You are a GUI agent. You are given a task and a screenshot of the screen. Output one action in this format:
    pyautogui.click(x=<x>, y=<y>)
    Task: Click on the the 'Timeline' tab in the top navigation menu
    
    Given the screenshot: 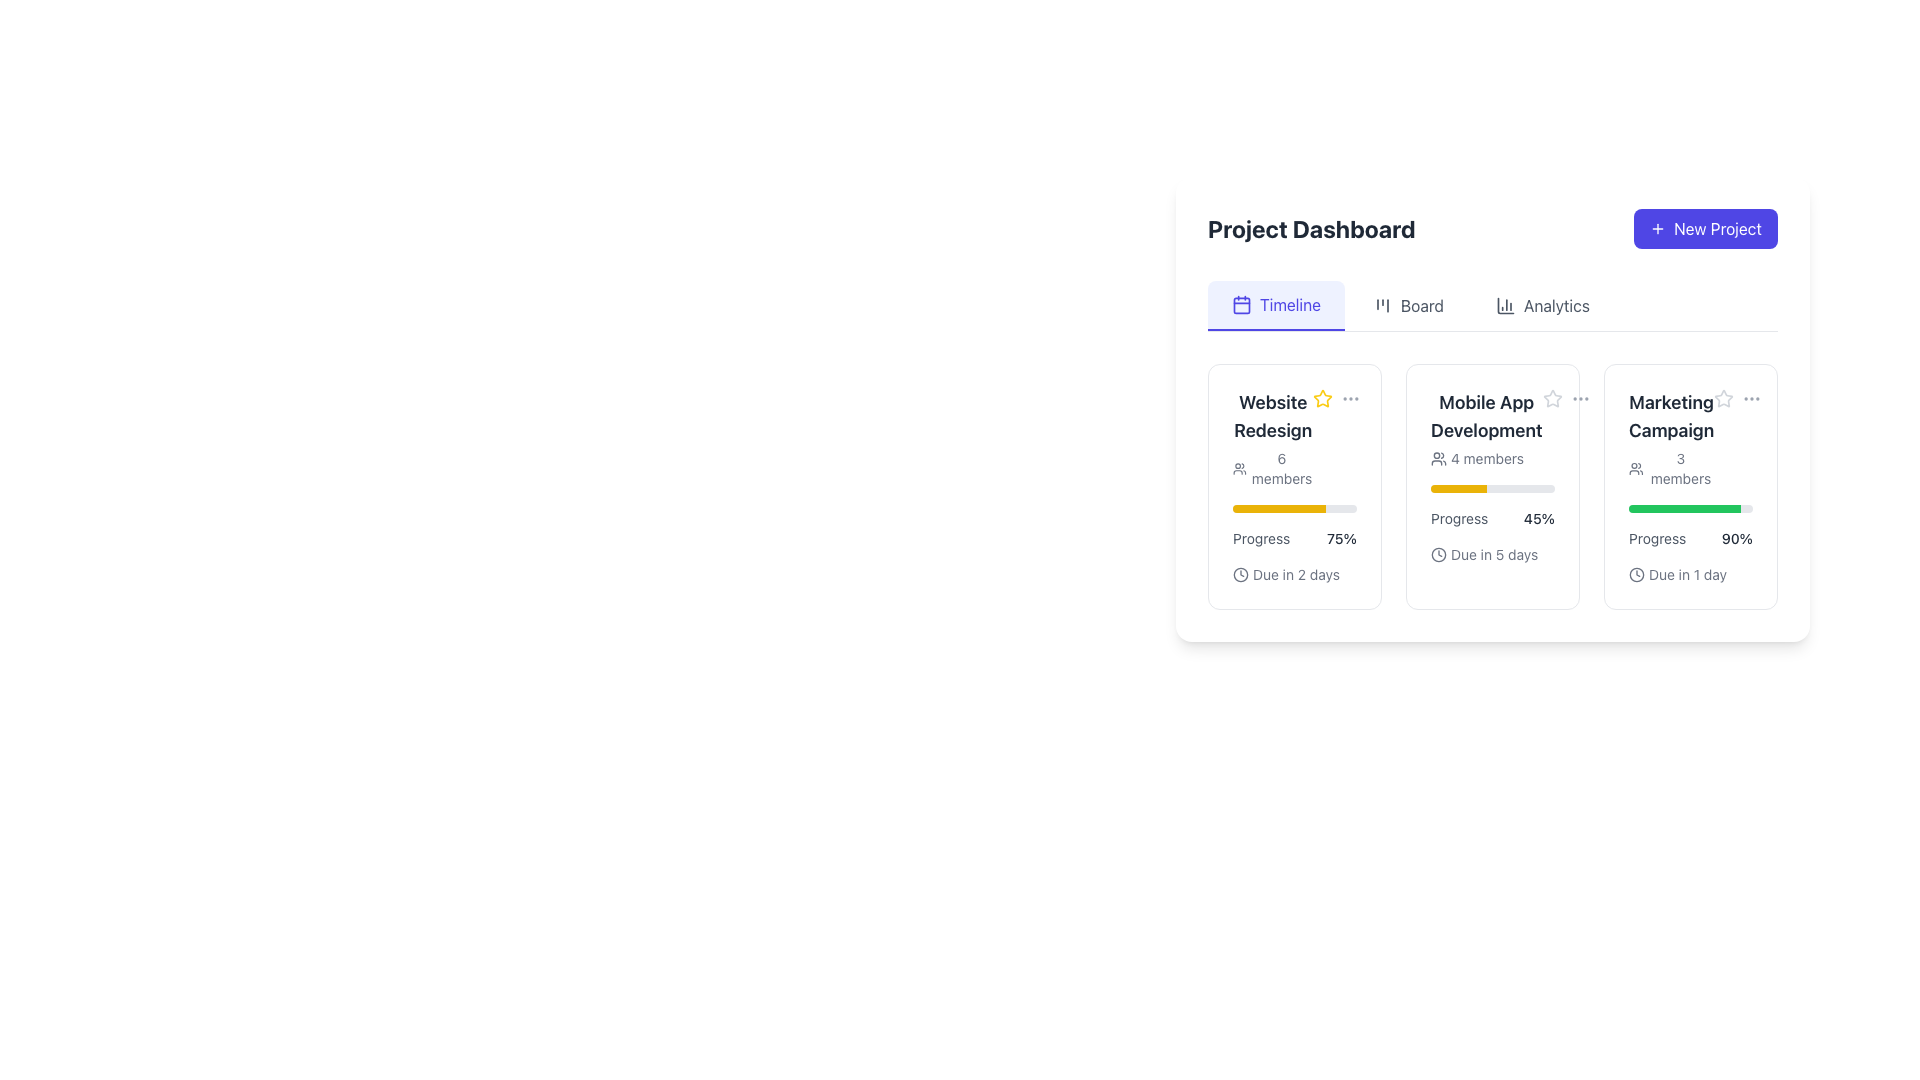 What is the action you would take?
    pyautogui.click(x=1275, y=305)
    